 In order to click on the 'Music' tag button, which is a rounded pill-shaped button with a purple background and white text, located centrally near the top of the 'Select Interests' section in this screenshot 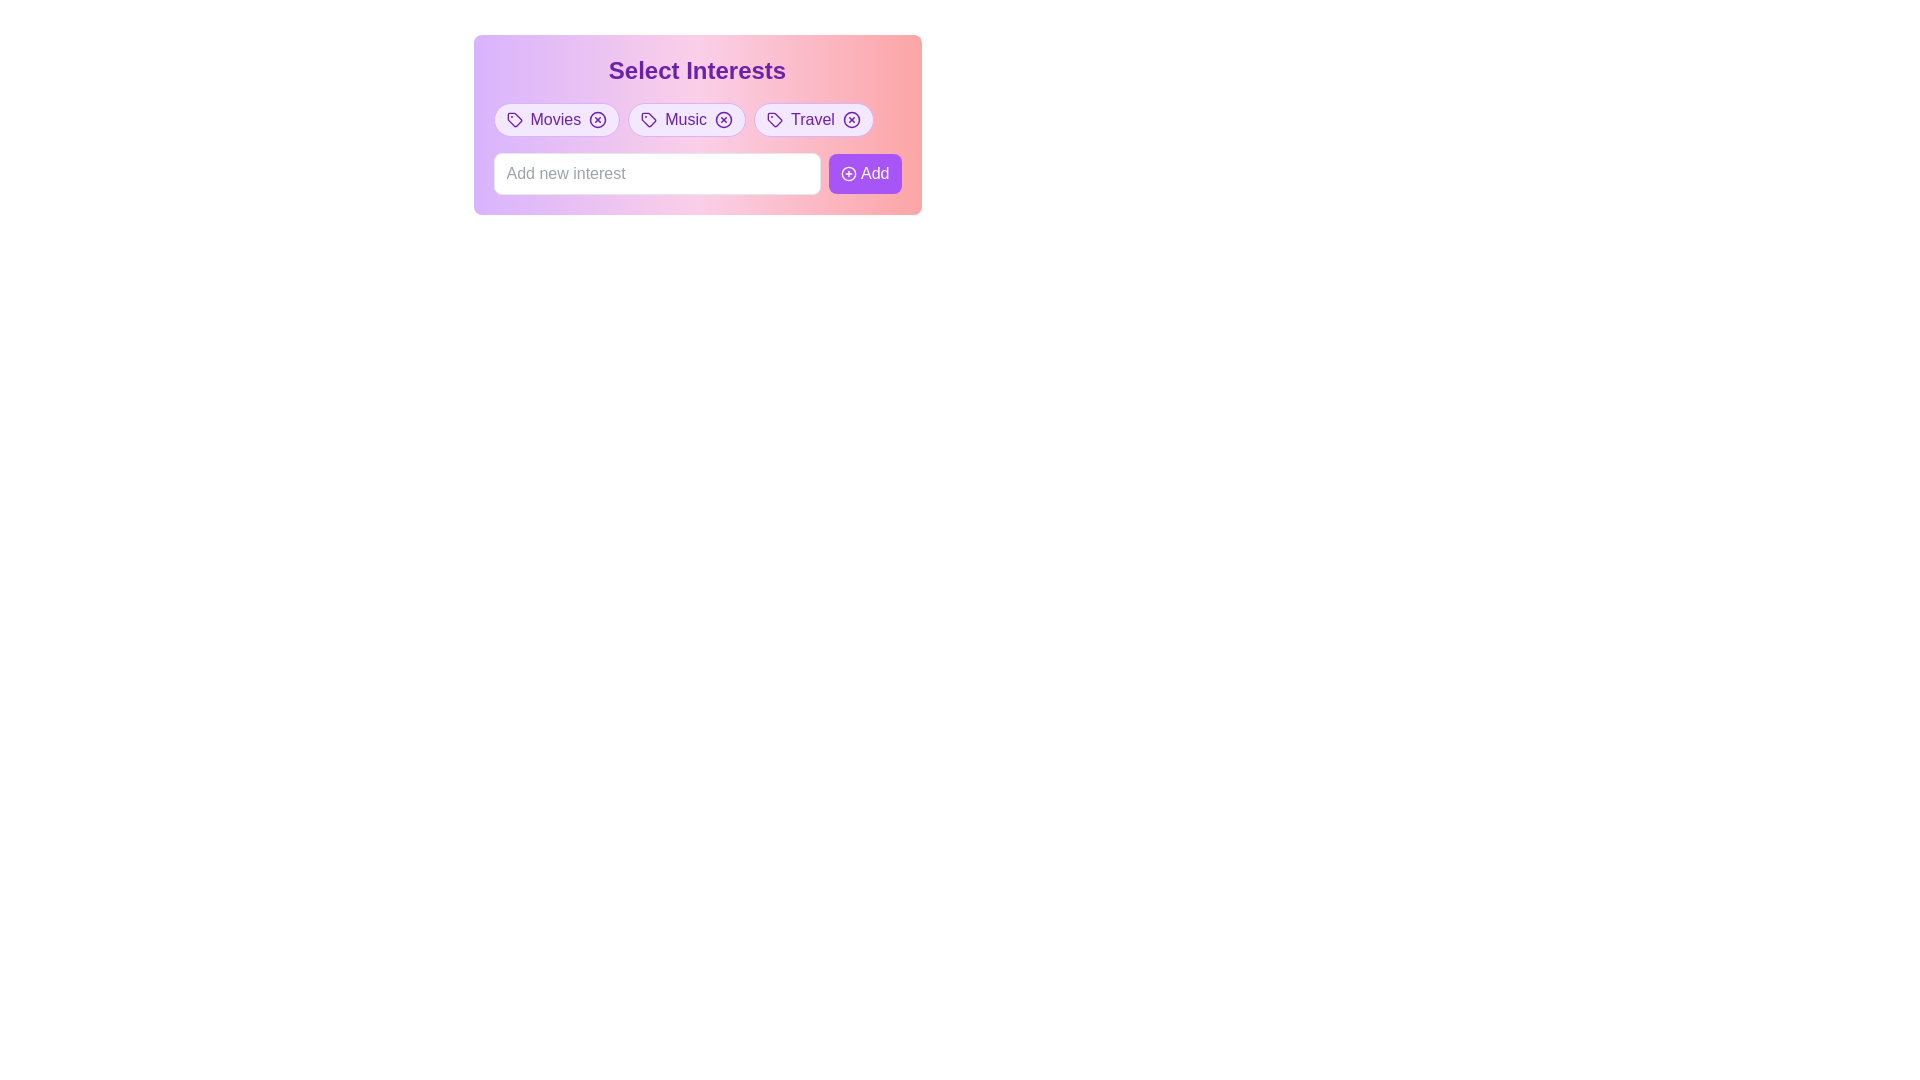, I will do `click(697, 124)`.